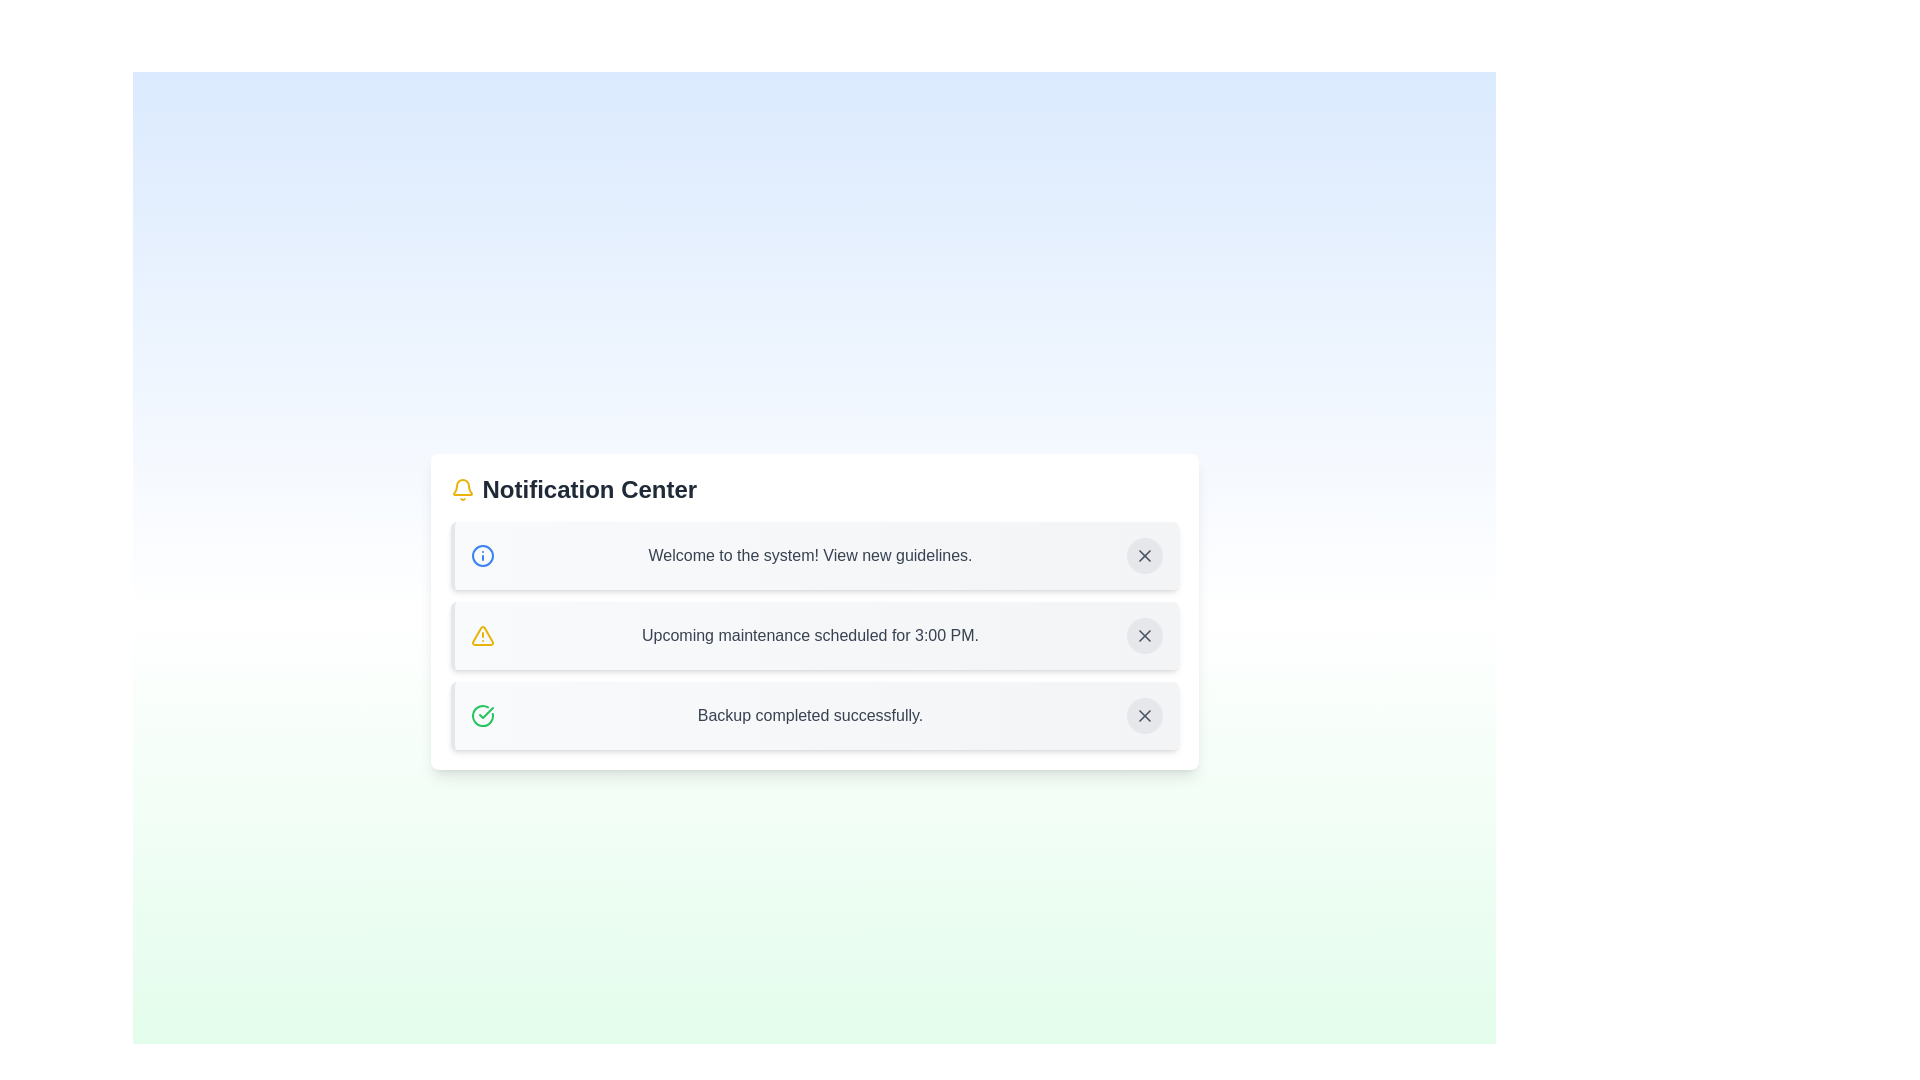 The height and width of the screenshot is (1080, 1920). Describe the element at coordinates (1144, 555) in the screenshot. I see `the close button icon located in the top-right corner of the first notification entry` at that location.